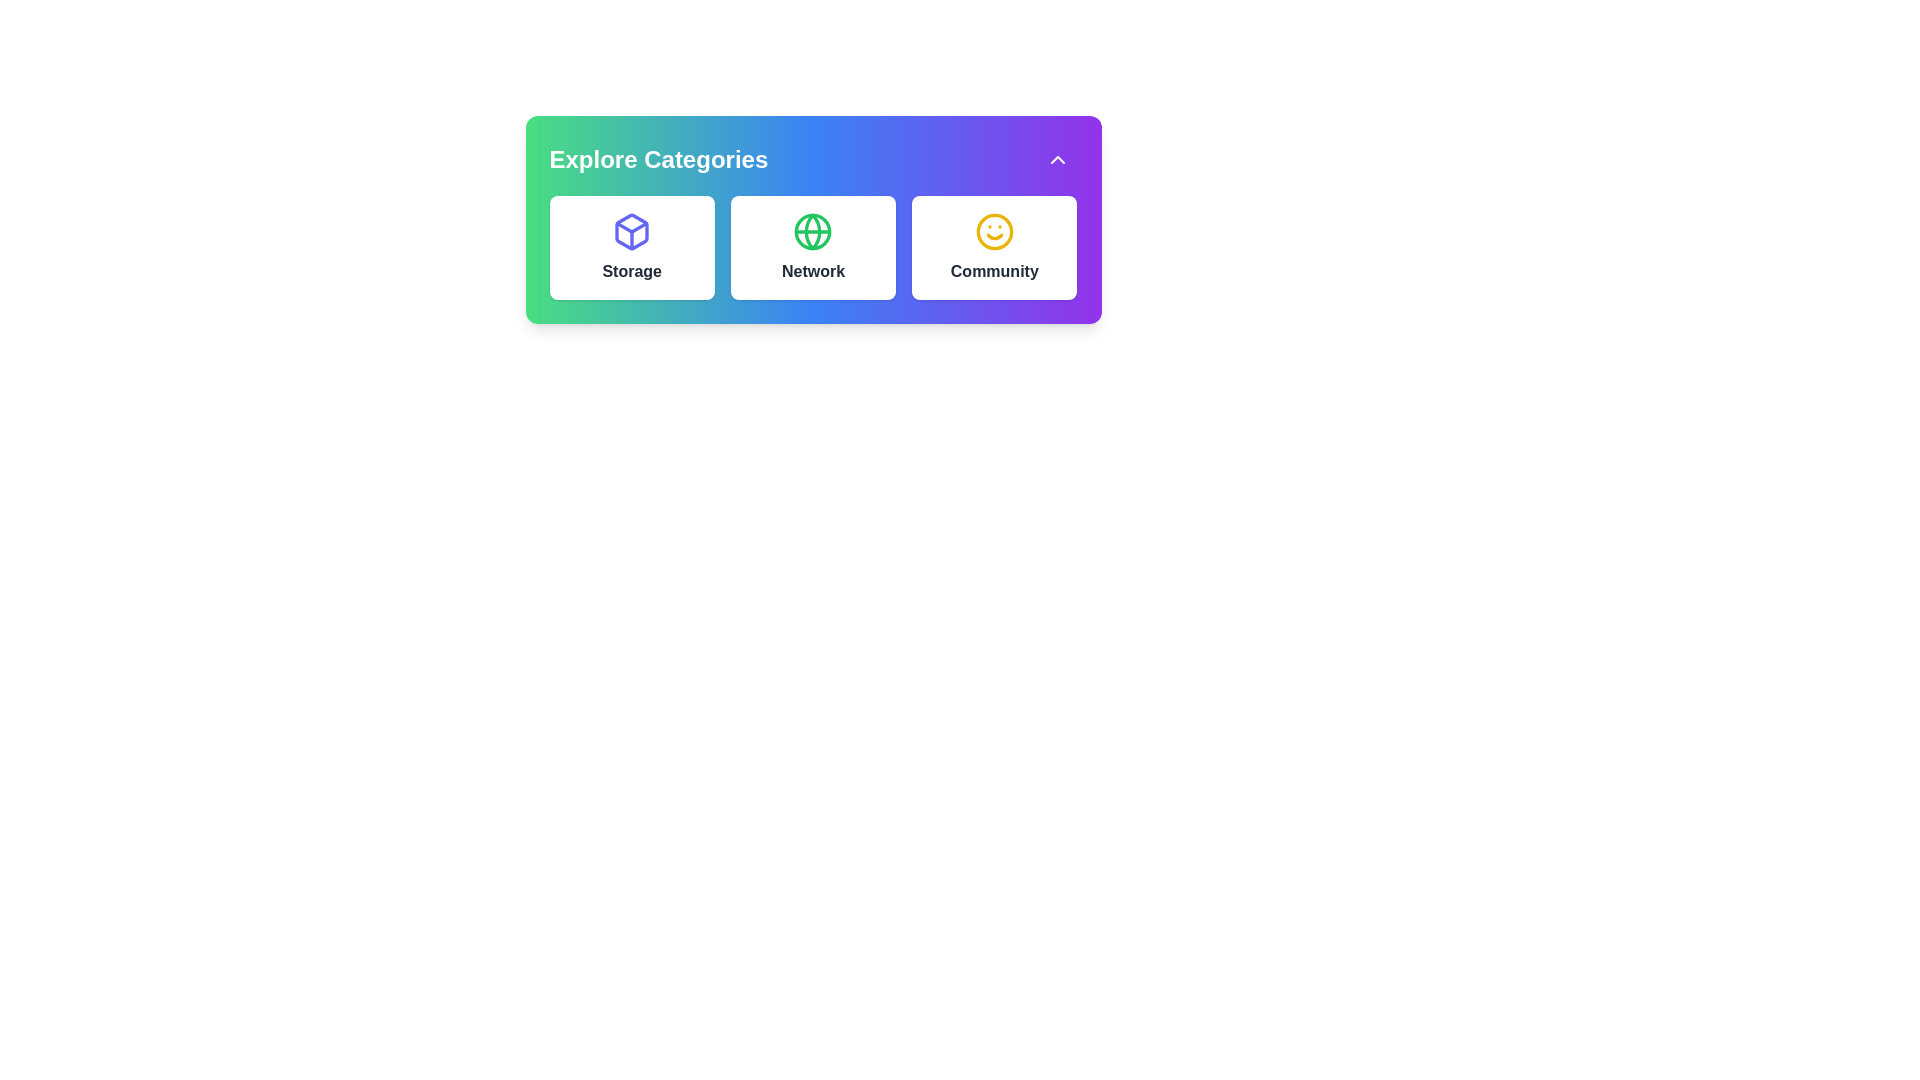 The height and width of the screenshot is (1080, 1920). What do you see at coordinates (813, 230) in the screenshot?
I see `the globe-like icon with a green stroke located at the center of the 'Network' card` at bounding box center [813, 230].